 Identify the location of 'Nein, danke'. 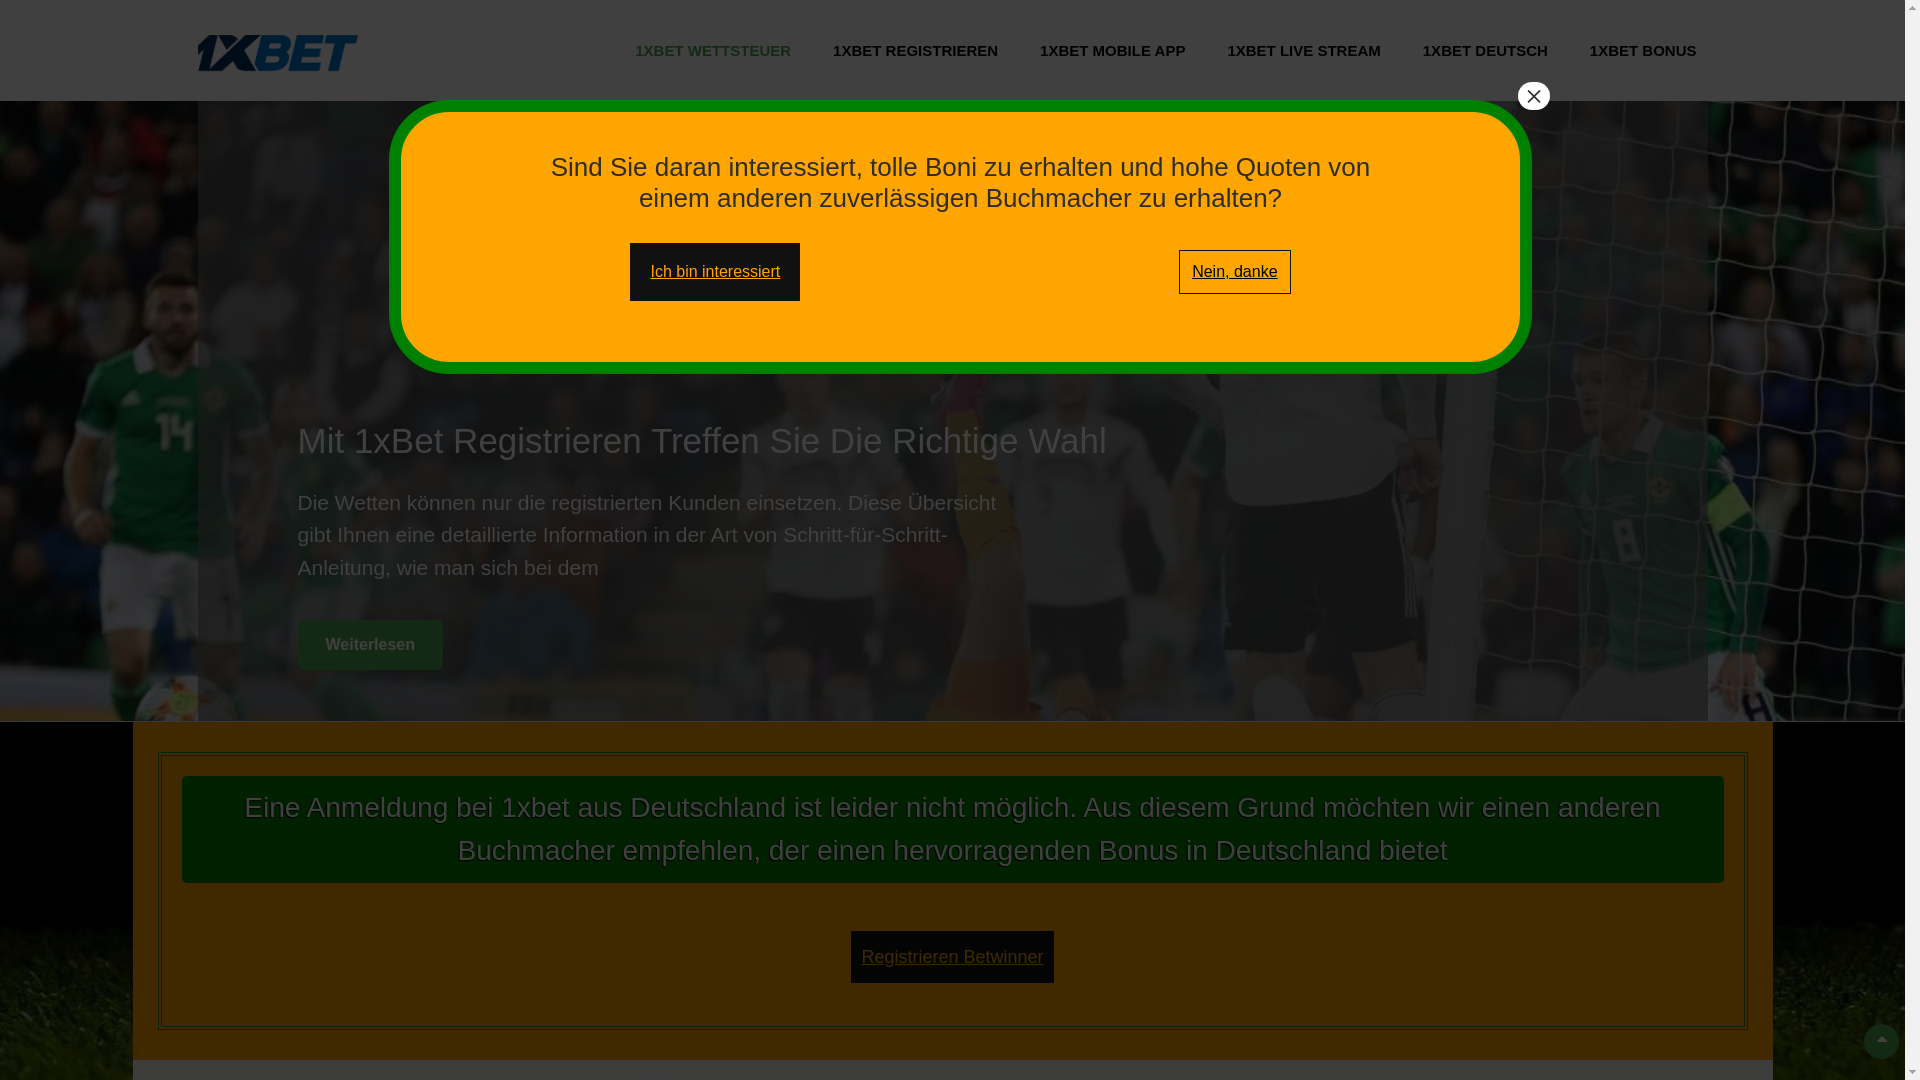
(1233, 272).